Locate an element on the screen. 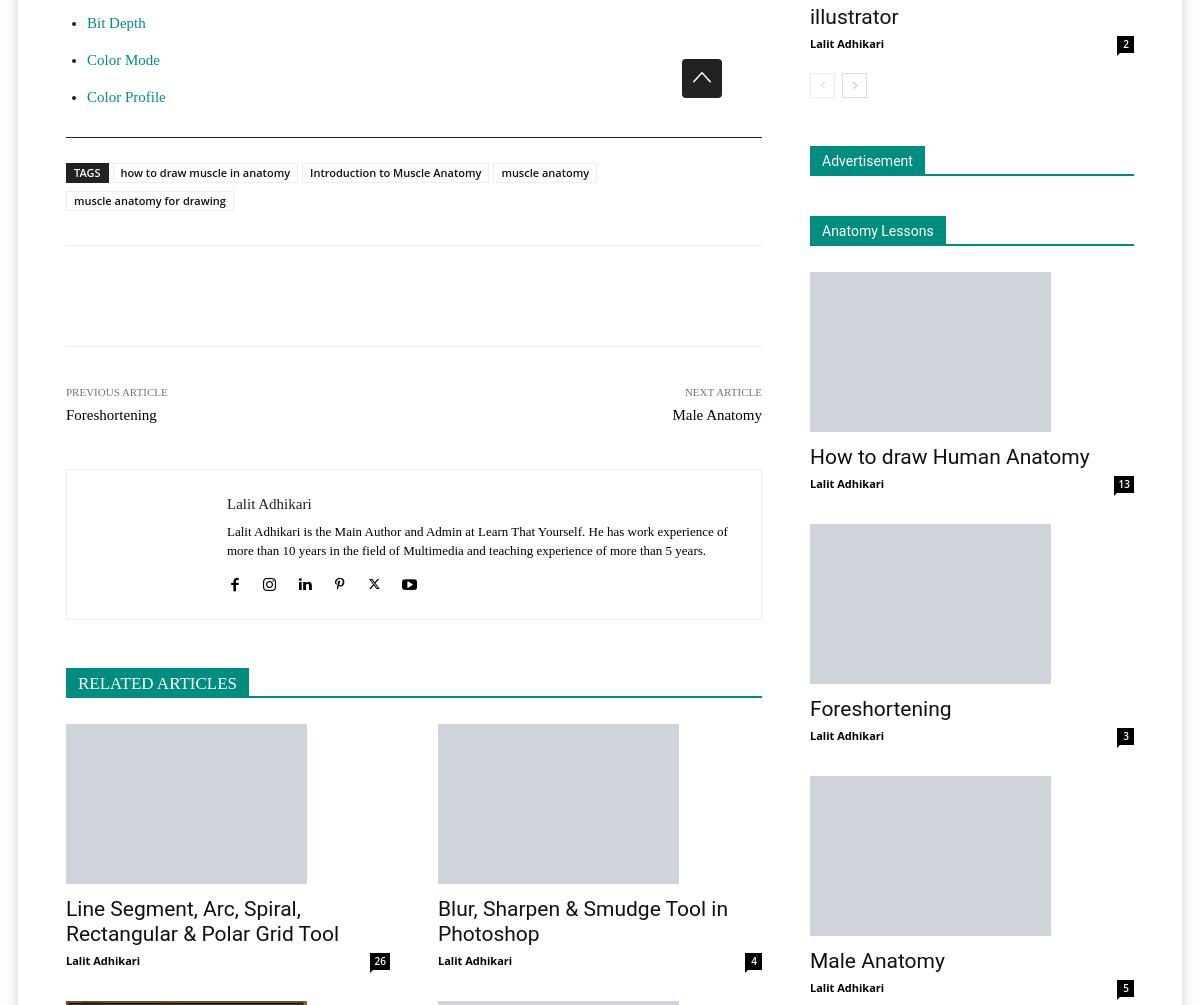  'Introduction to Muscle Anatomy' is located at coordinates (395, 171).